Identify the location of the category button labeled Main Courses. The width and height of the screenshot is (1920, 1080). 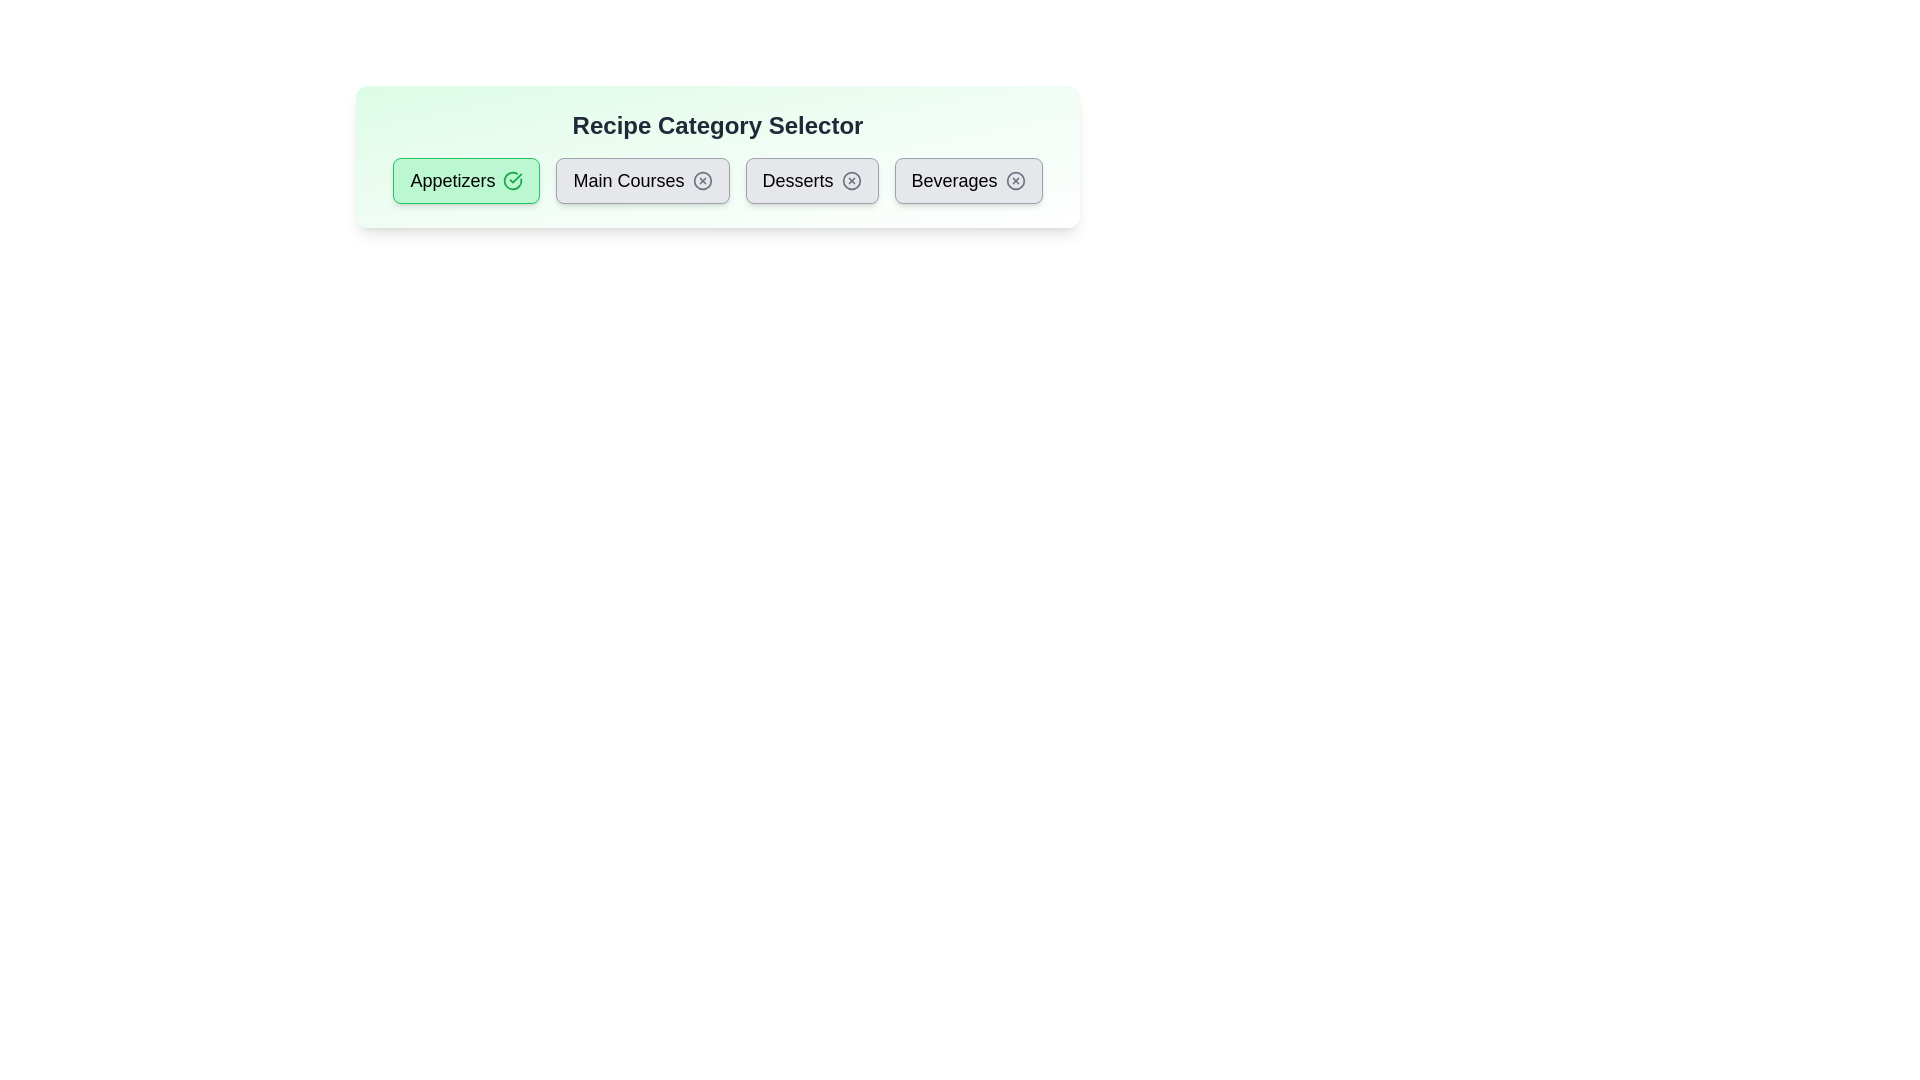
(643, 181).